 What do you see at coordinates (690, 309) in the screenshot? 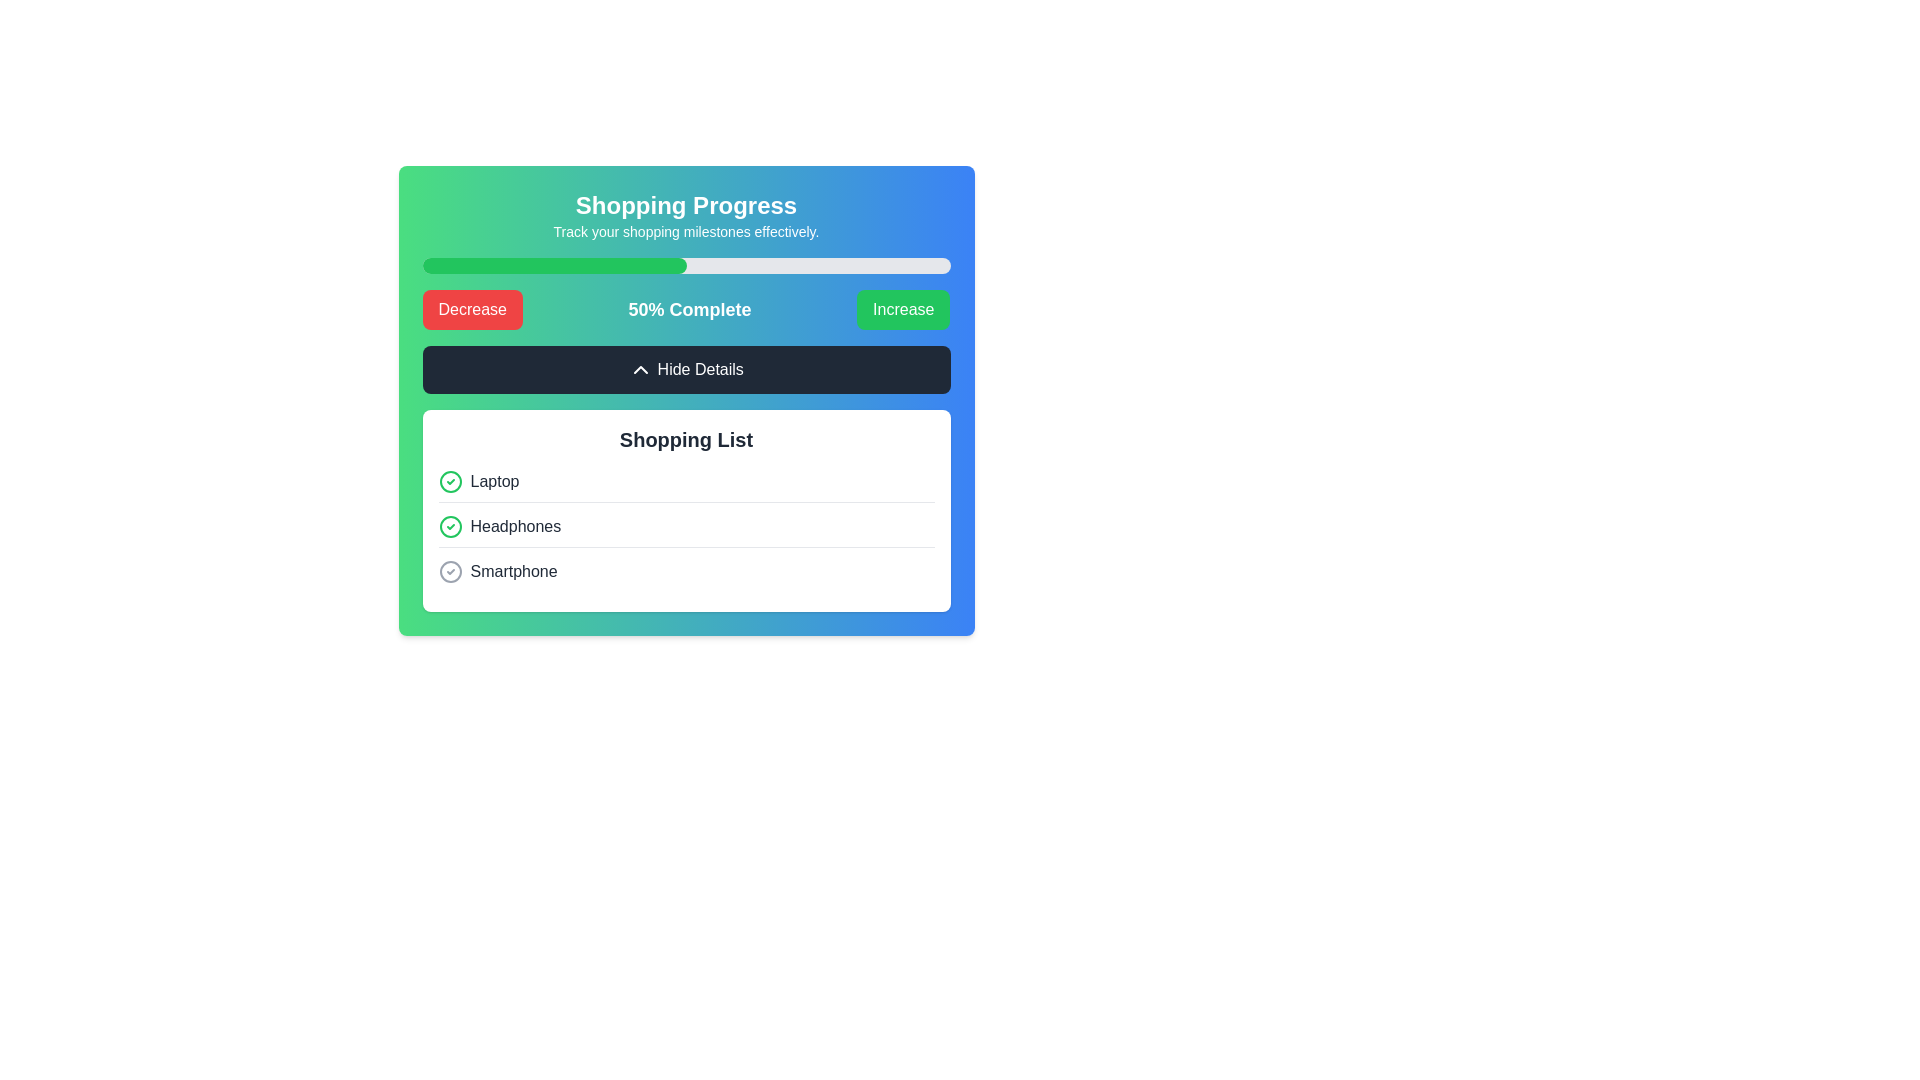
I see `the static text label displaying '50% Complete', which is bold and white on a gradient blue background, located between the 'Decrease' and 'Increase' buttons, just below a progress bar` at bounding box center [690, 309].